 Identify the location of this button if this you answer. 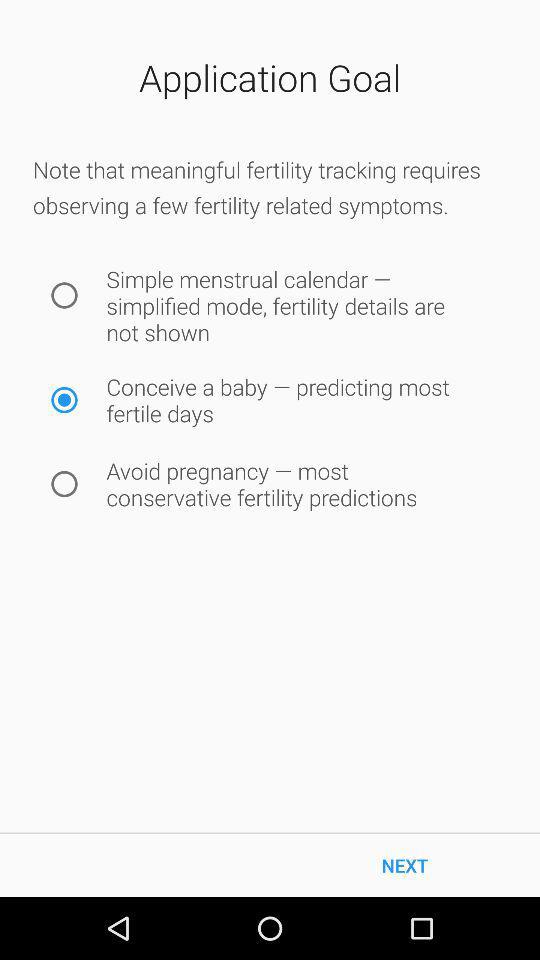
(64, 399).